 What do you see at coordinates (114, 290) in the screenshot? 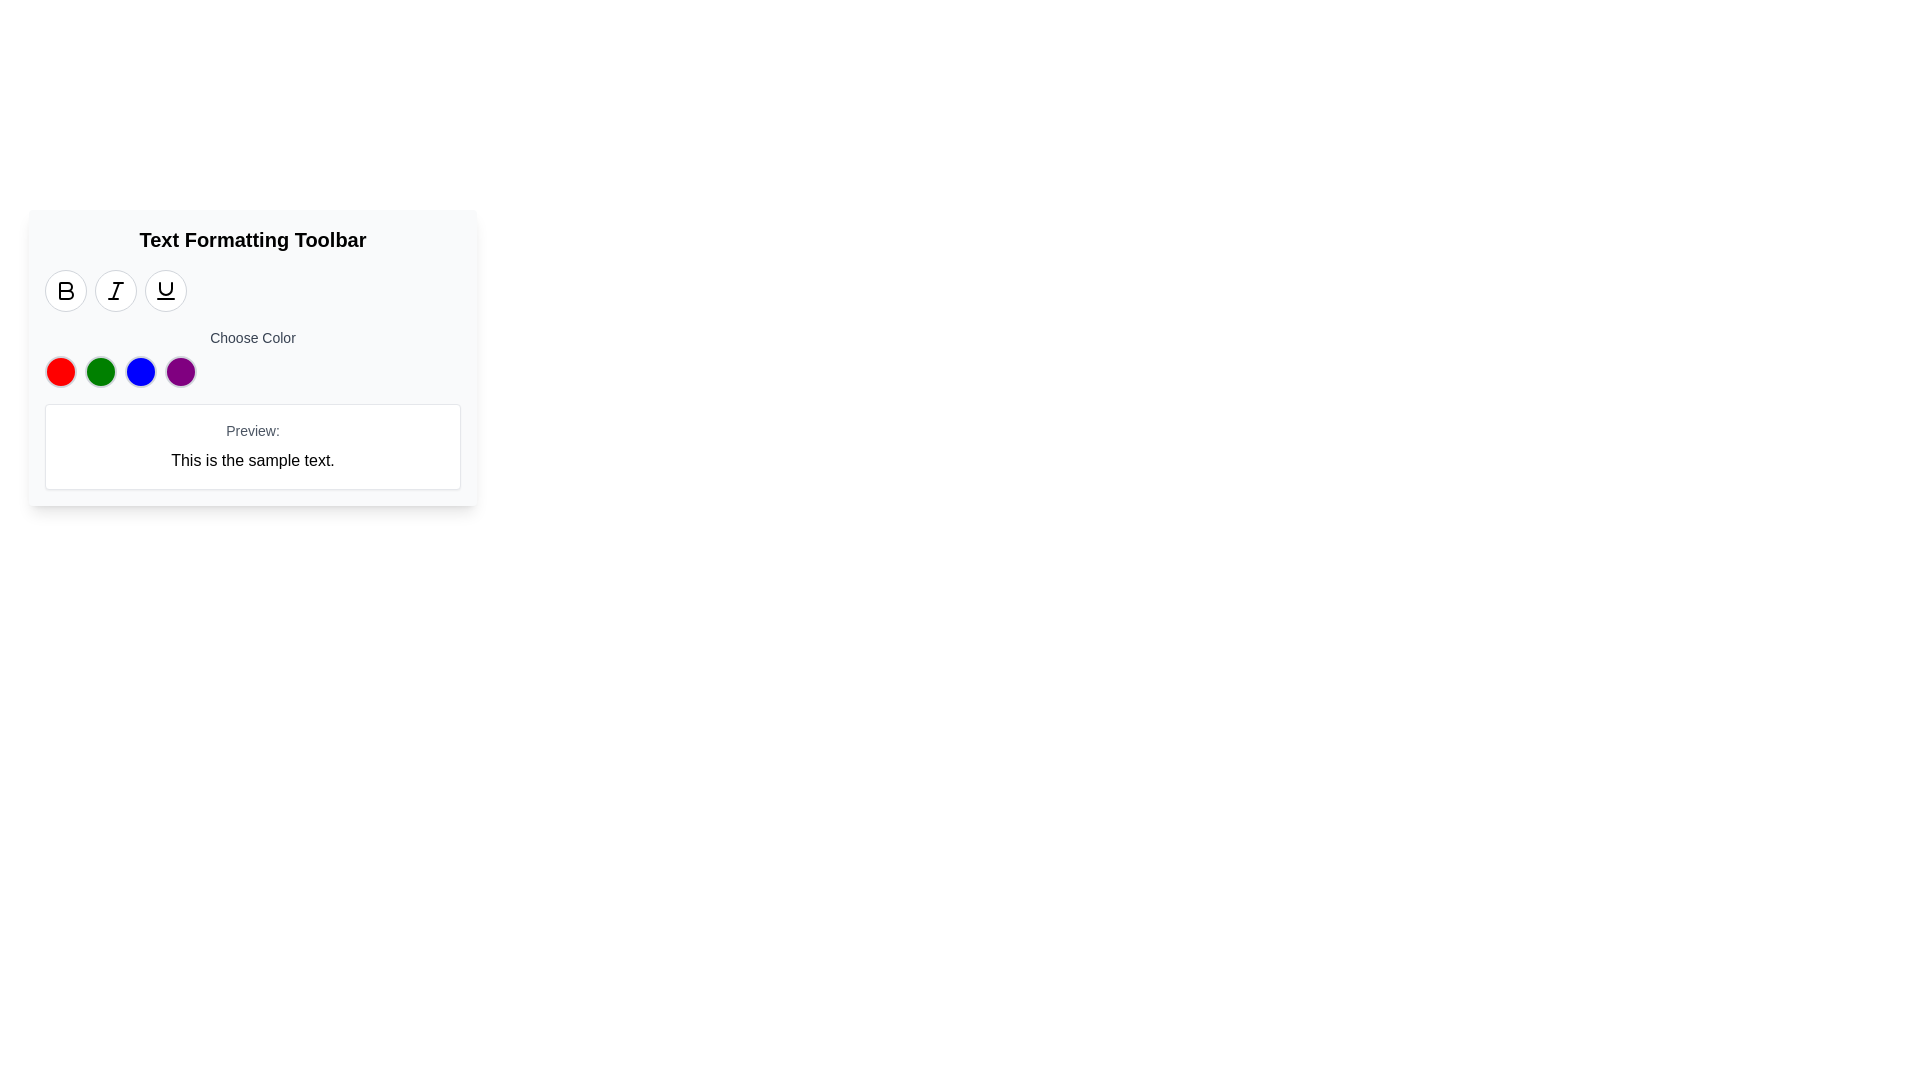
I see `the italic-style icon button represented by a slanted capital 'I' in the text formatting toolbar to apply italic formatting` at bounding box center [114, 290].